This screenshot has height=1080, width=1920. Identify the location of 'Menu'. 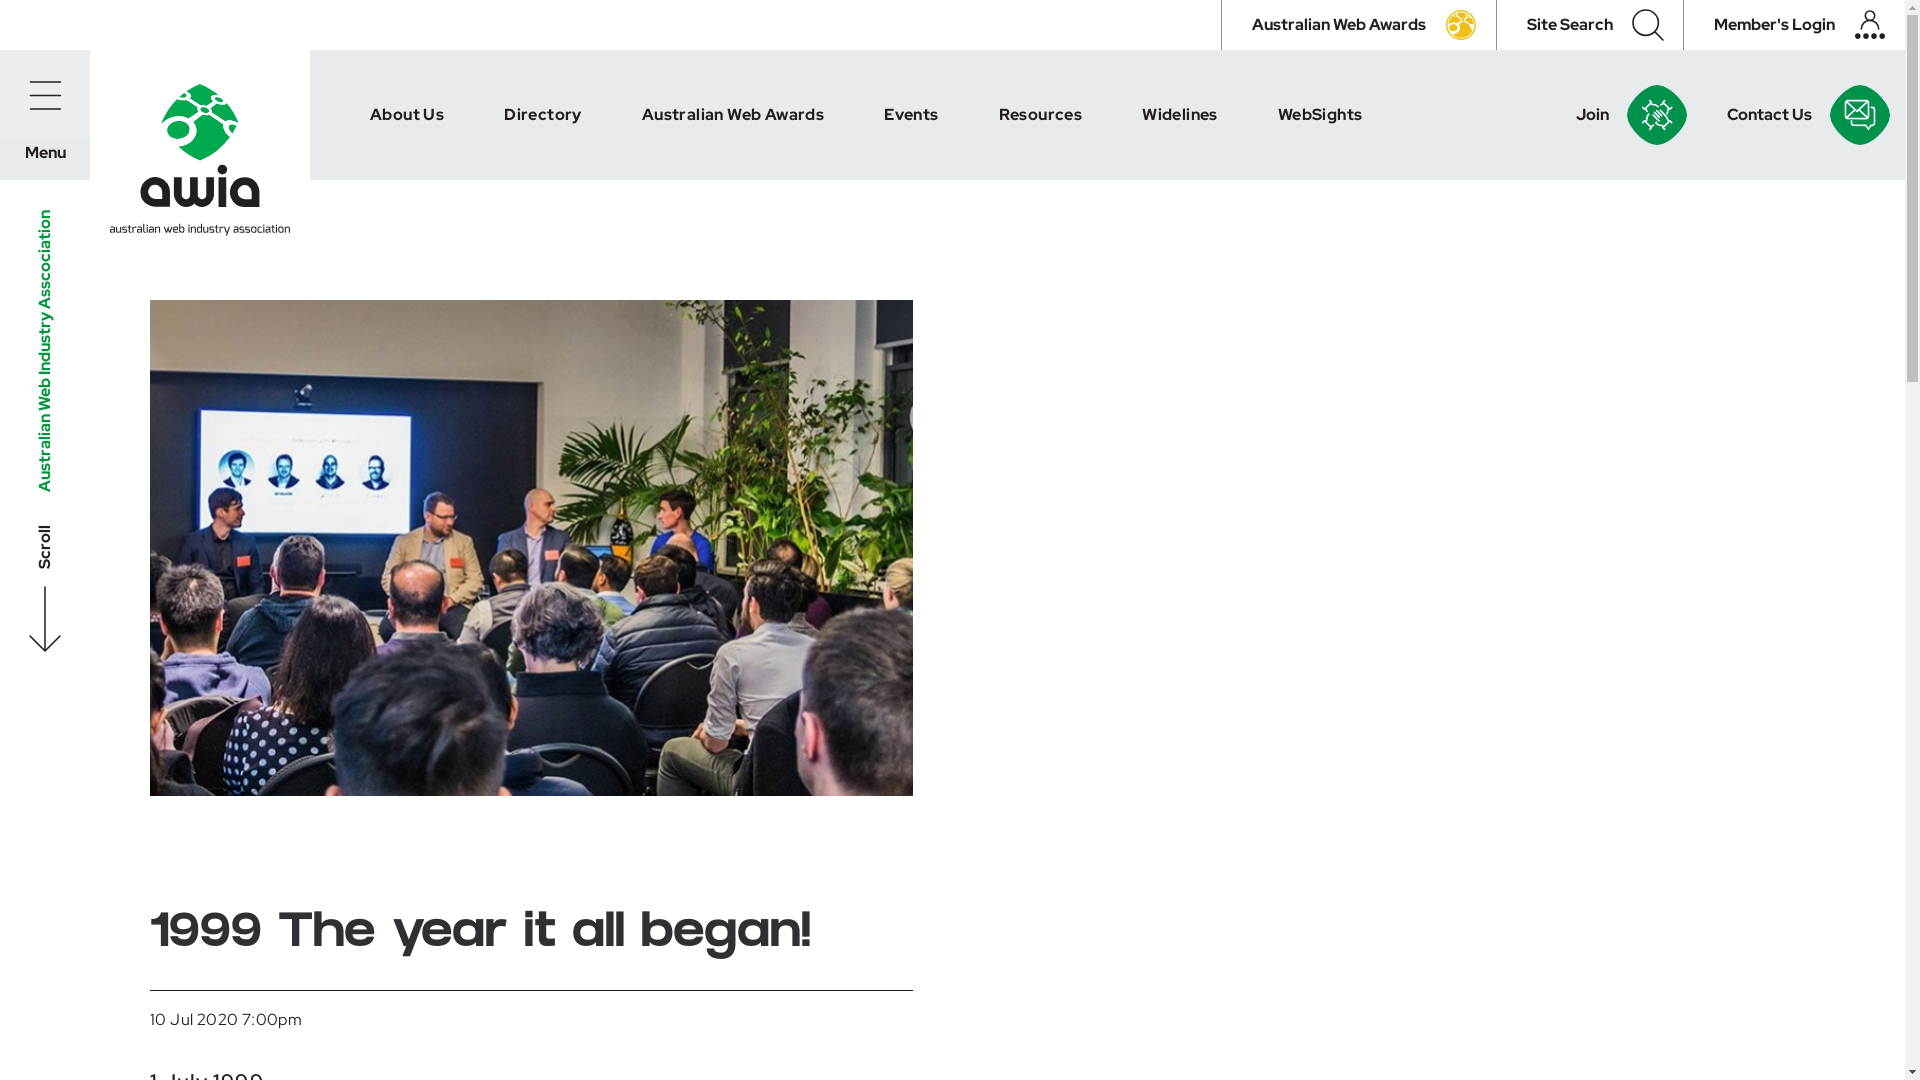
(0, 95).